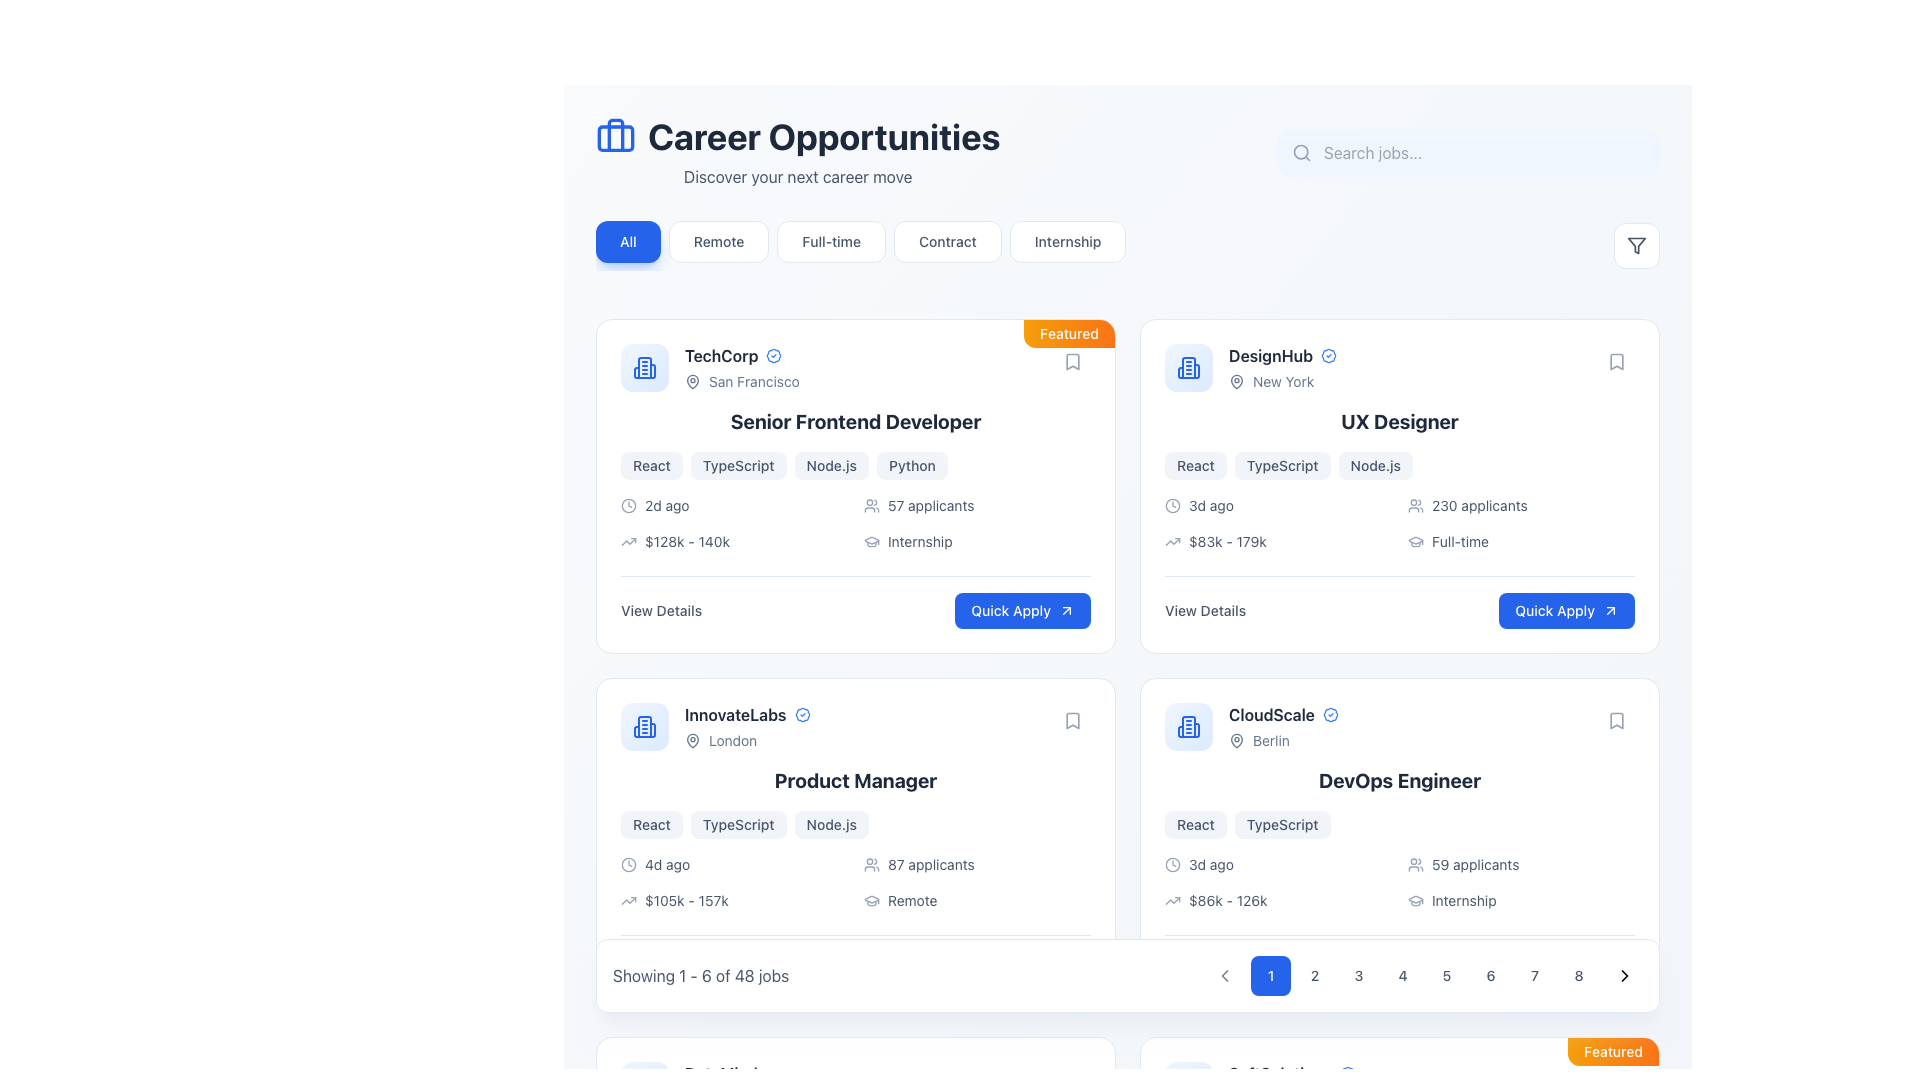  Describe the element at coordinates (627, 901) in the screenshot. I see `the growth improvement icon located to the left of the salary range '$105k - 157k' in the job listing for 'Product Manager' at 'InnovateLabs'` at that location.